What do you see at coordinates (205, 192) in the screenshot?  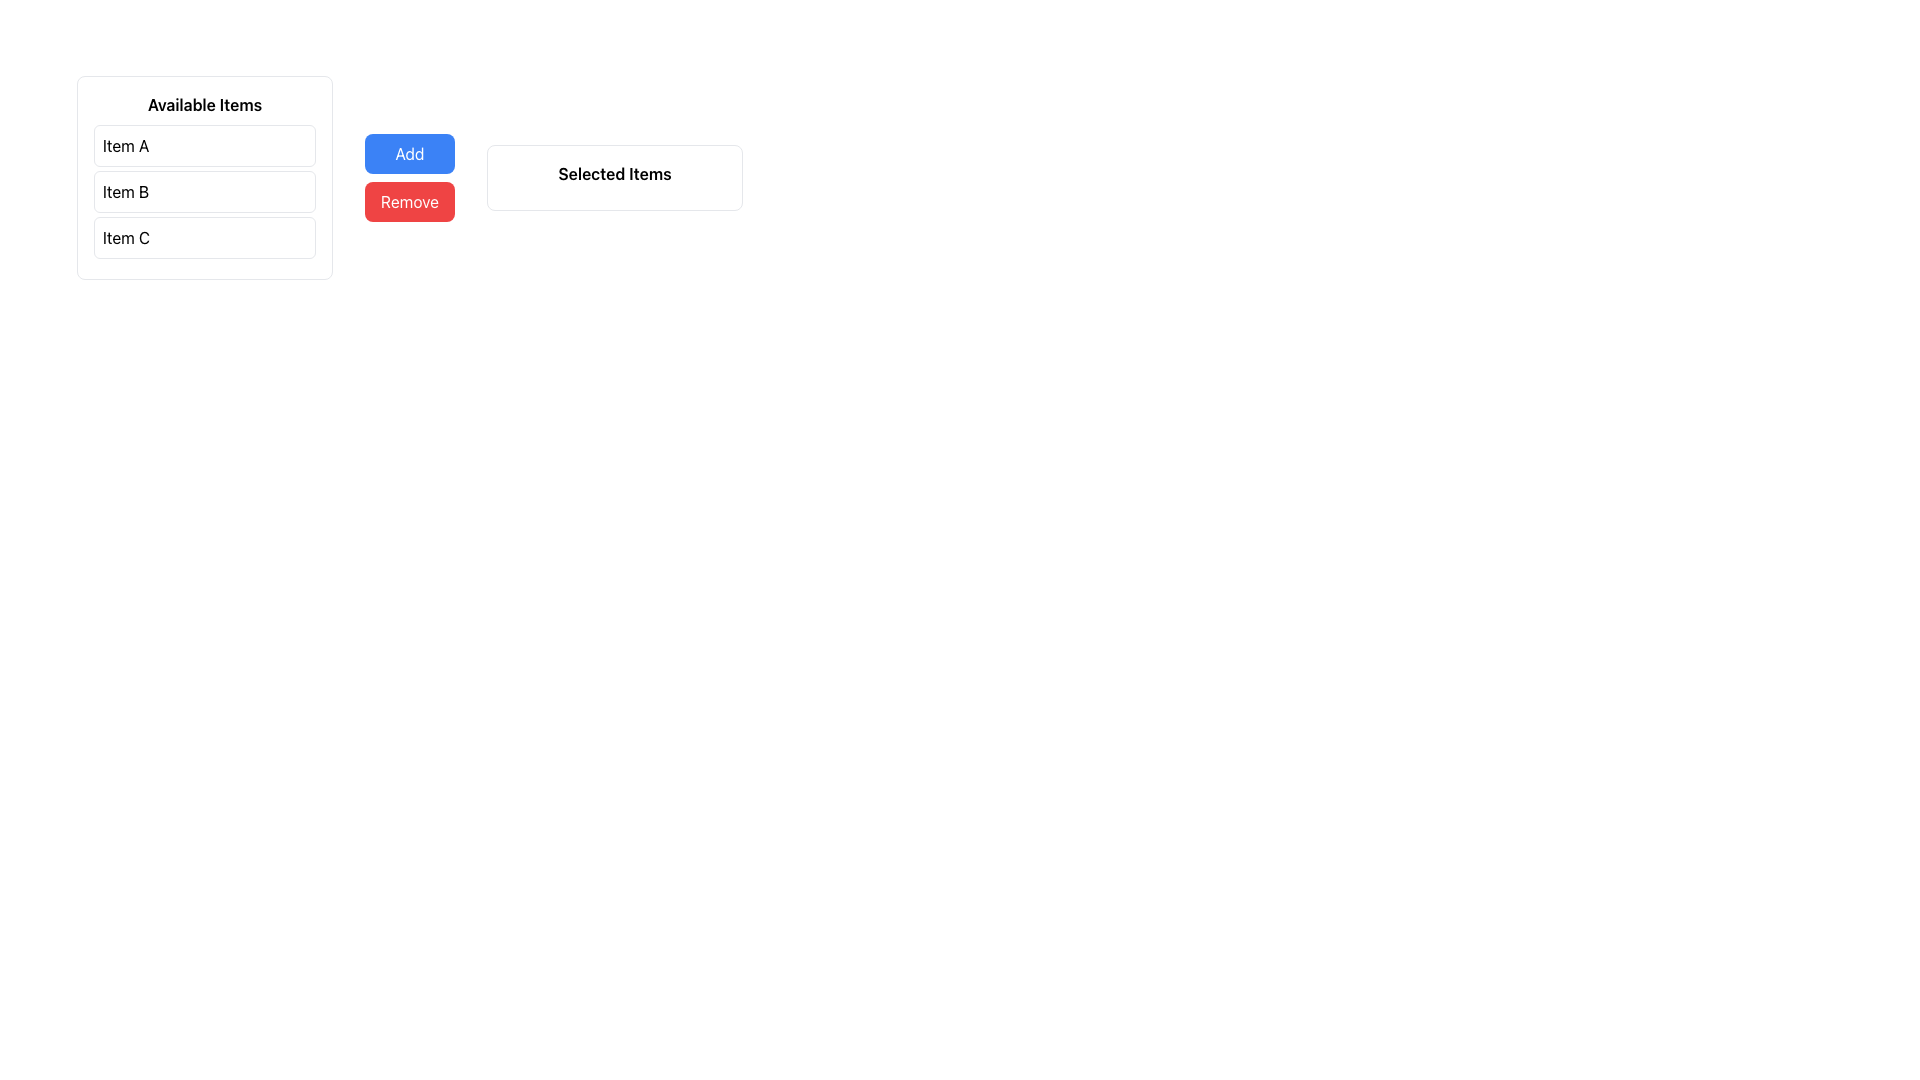 I see `the second item in the 'Available Items' list, labeled 'Item B'` at bounding box center [205, 192].